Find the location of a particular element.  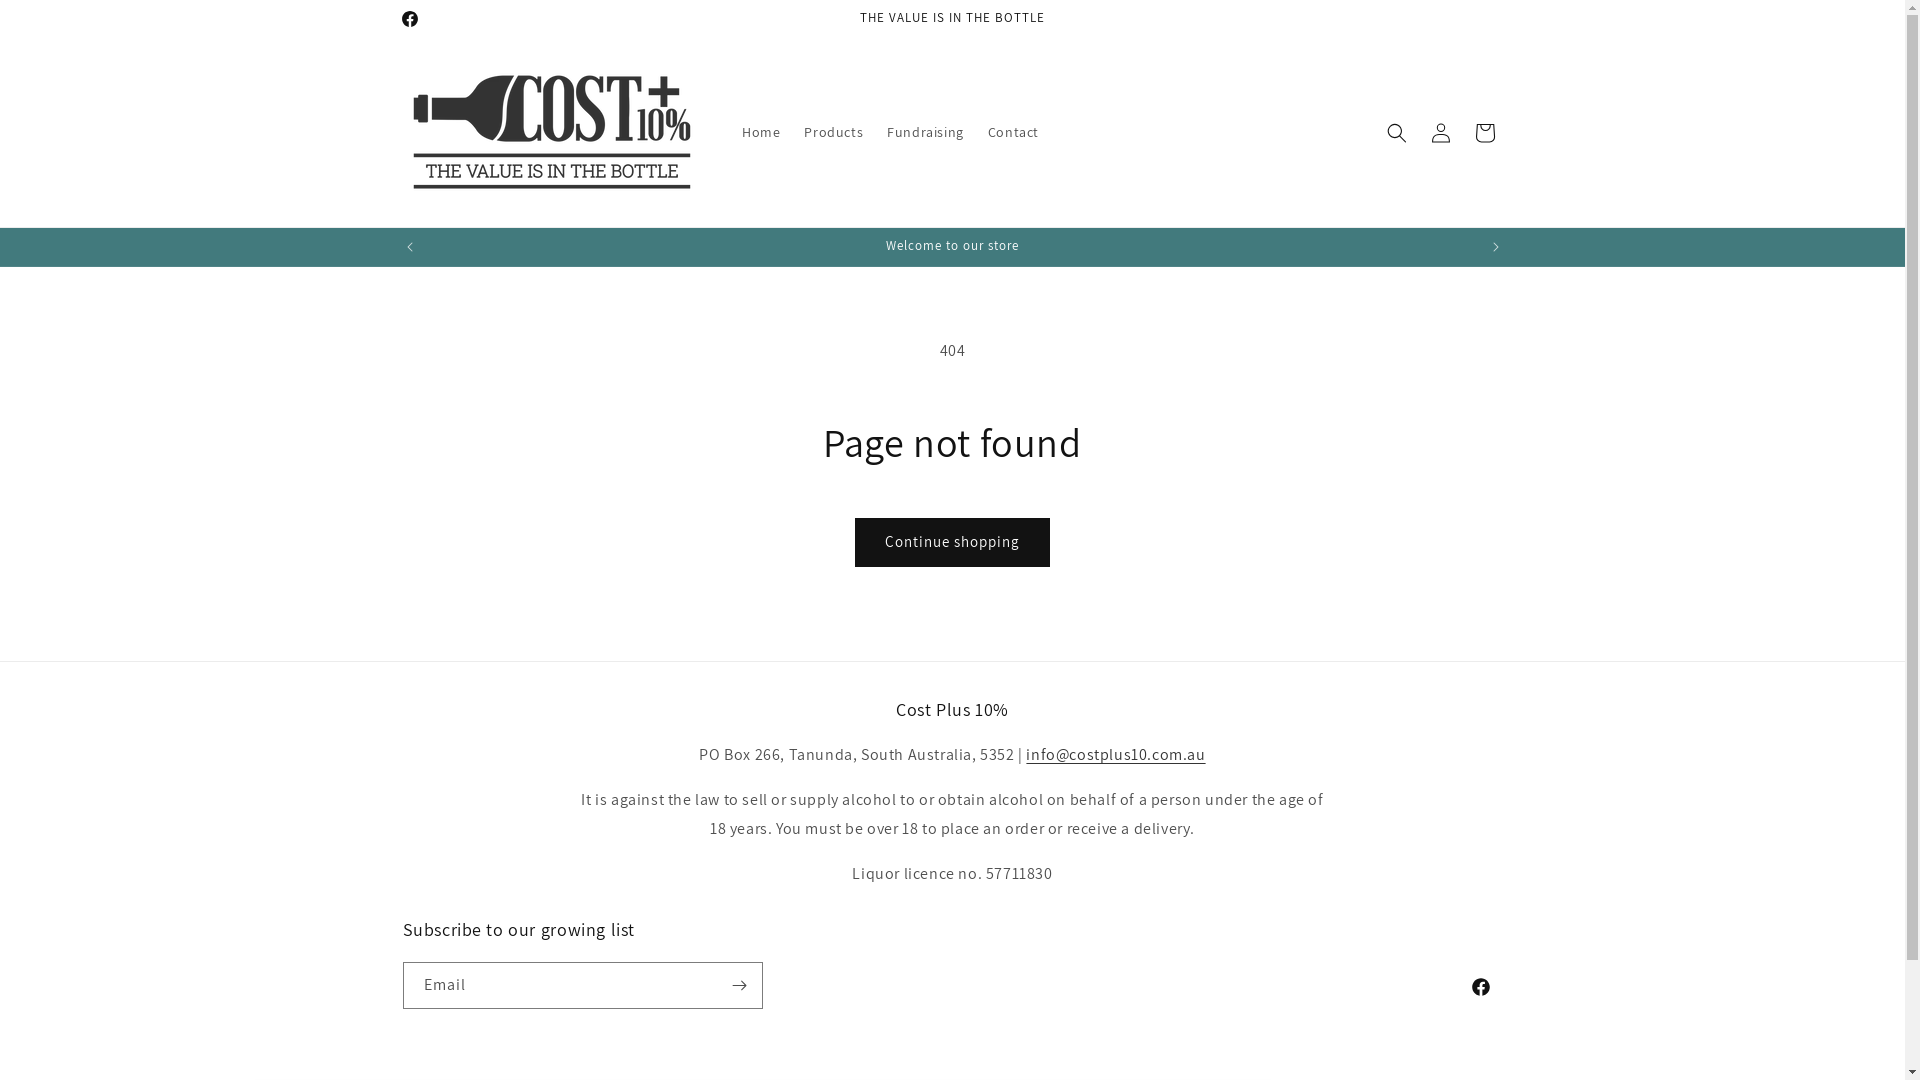

'Facebook' is located at coordinates (389, 19).